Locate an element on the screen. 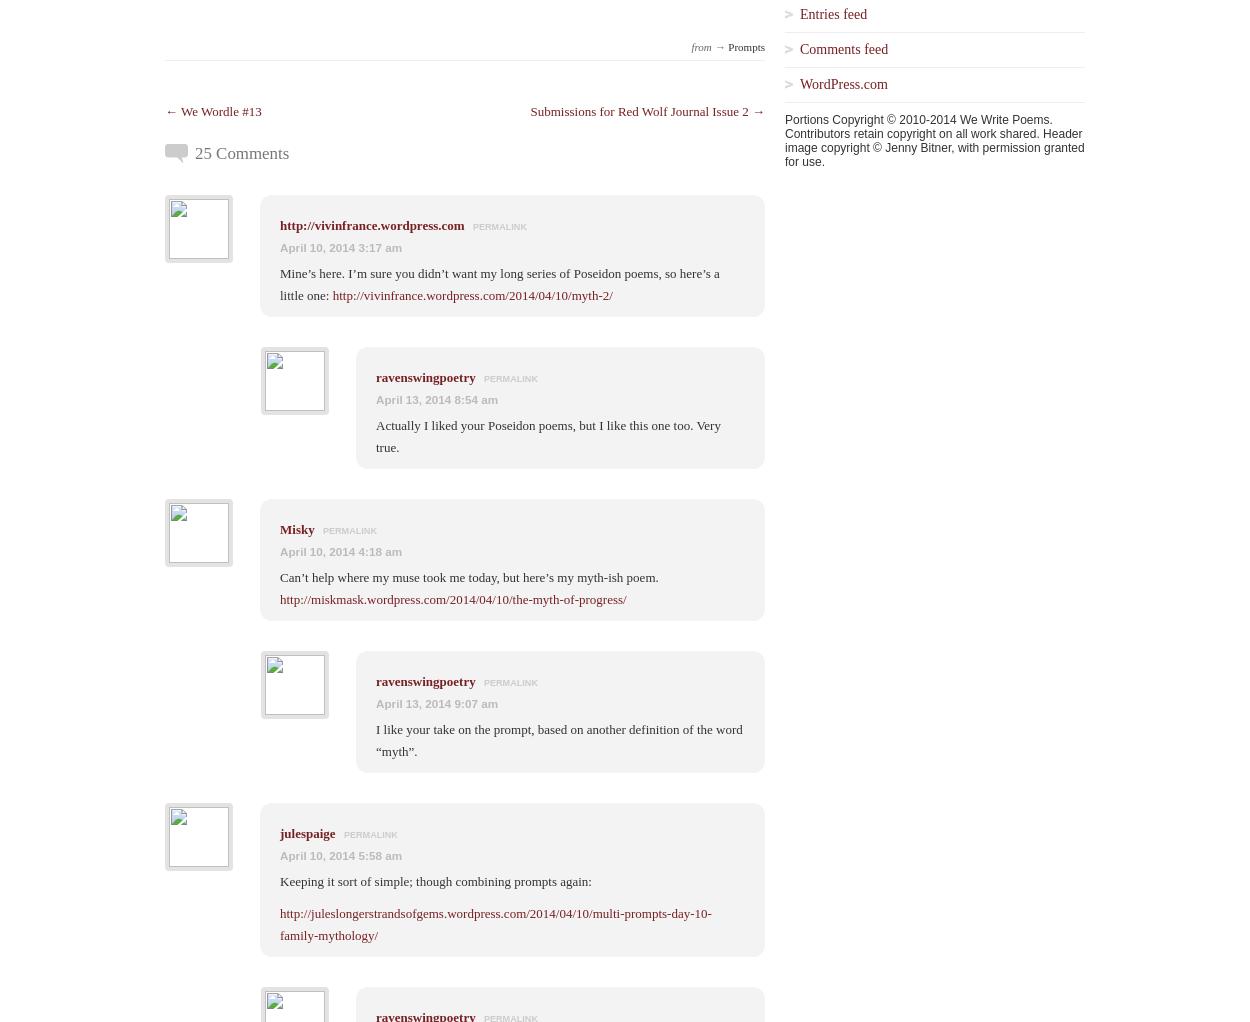 The height and width of the screenshot is (1022, 1250). 'April 10, 2014 5:58 am' is located at coordinates (340, 854).